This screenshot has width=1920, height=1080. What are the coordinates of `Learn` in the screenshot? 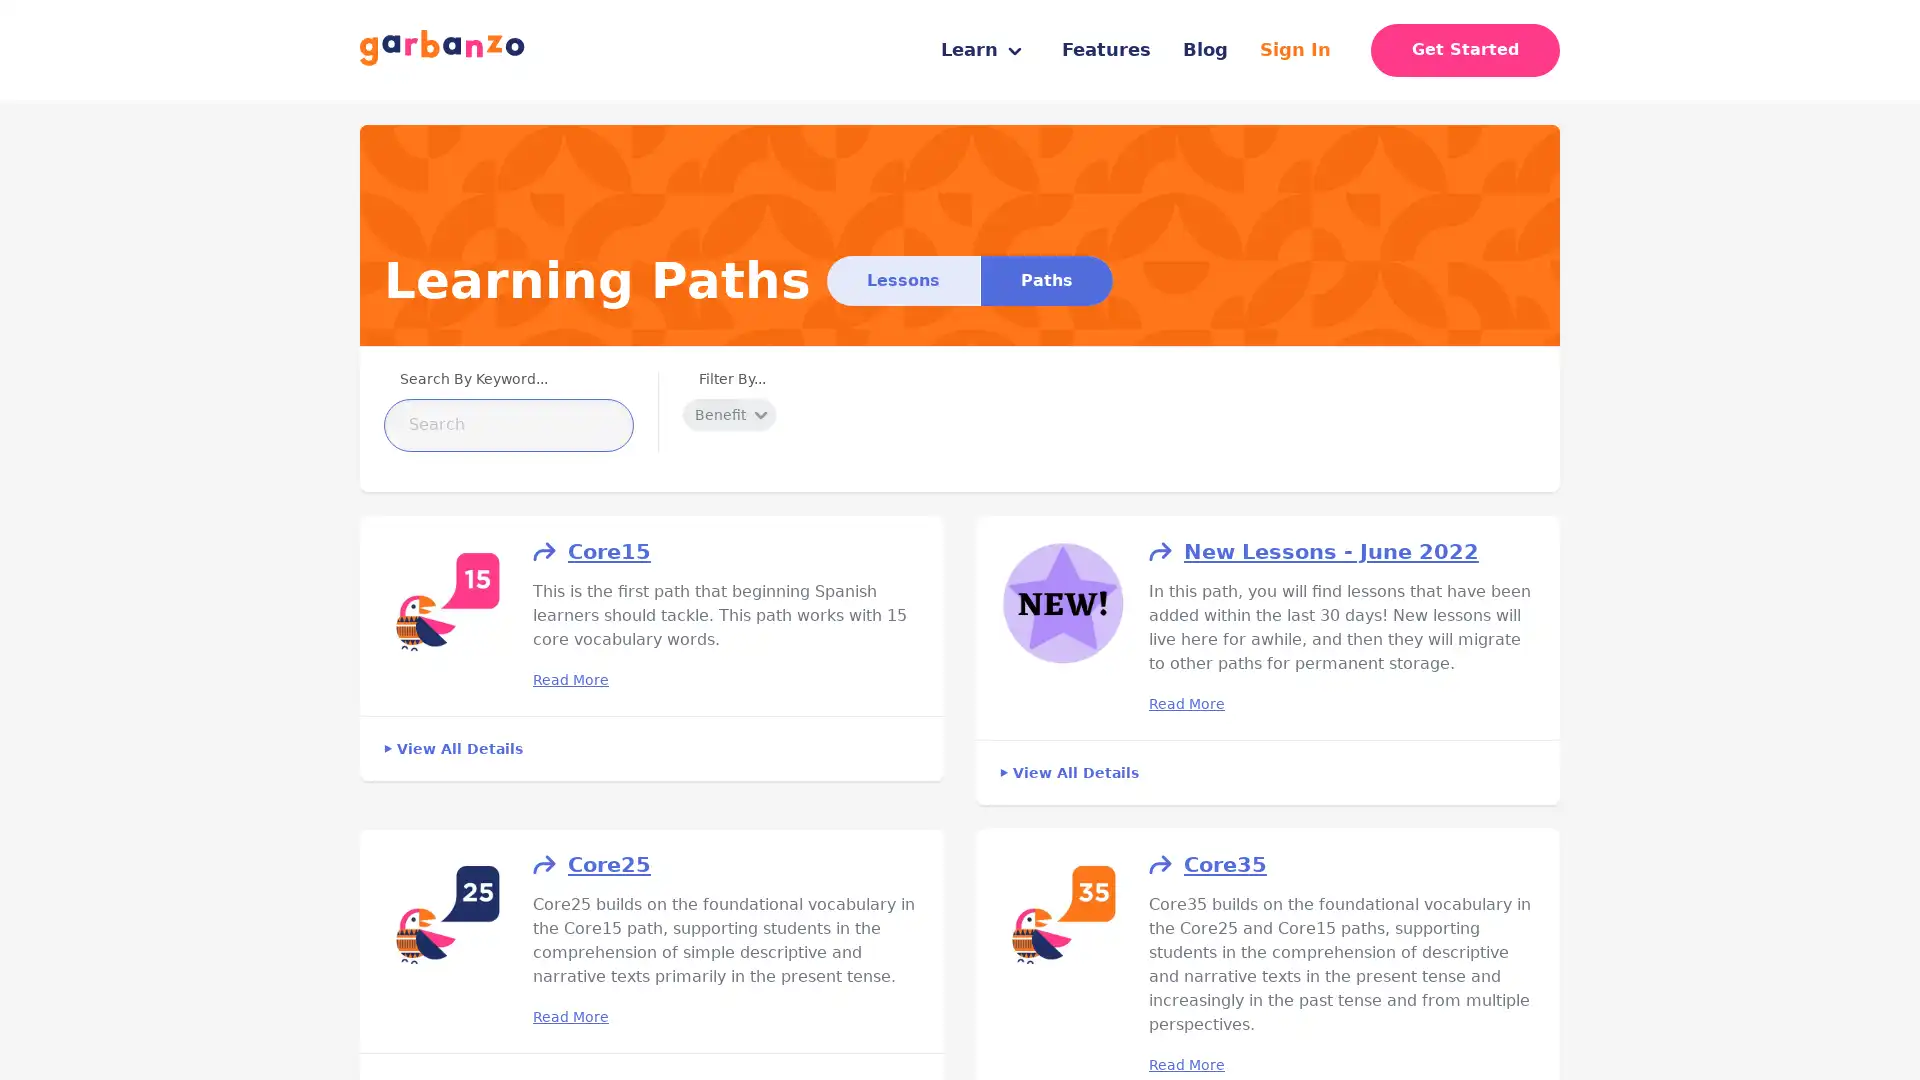 It's located at (981, 49).